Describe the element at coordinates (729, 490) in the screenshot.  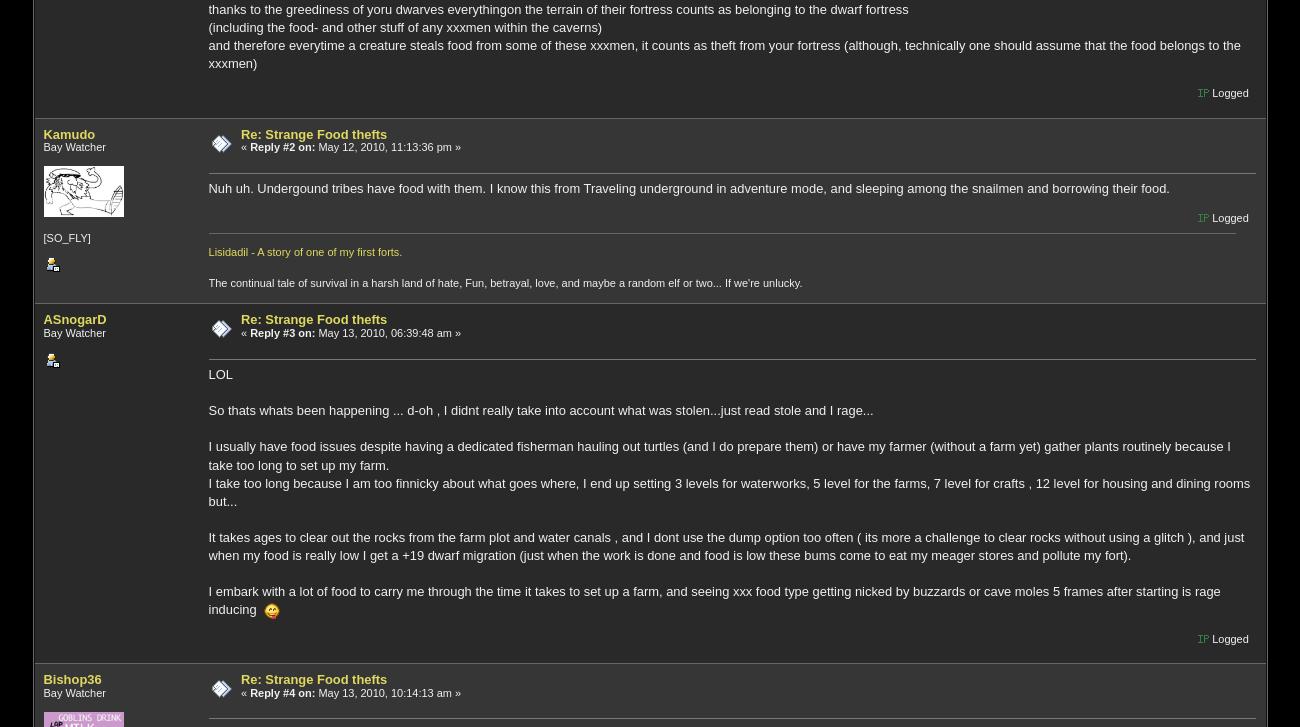
I see `'I take too long because I am too finnicky about what goes where, I end up setting 3 levels for waterworks, 5 level for the farms, 7 level for crafts , 12 level for housing and dining rooms but...'` at that location.